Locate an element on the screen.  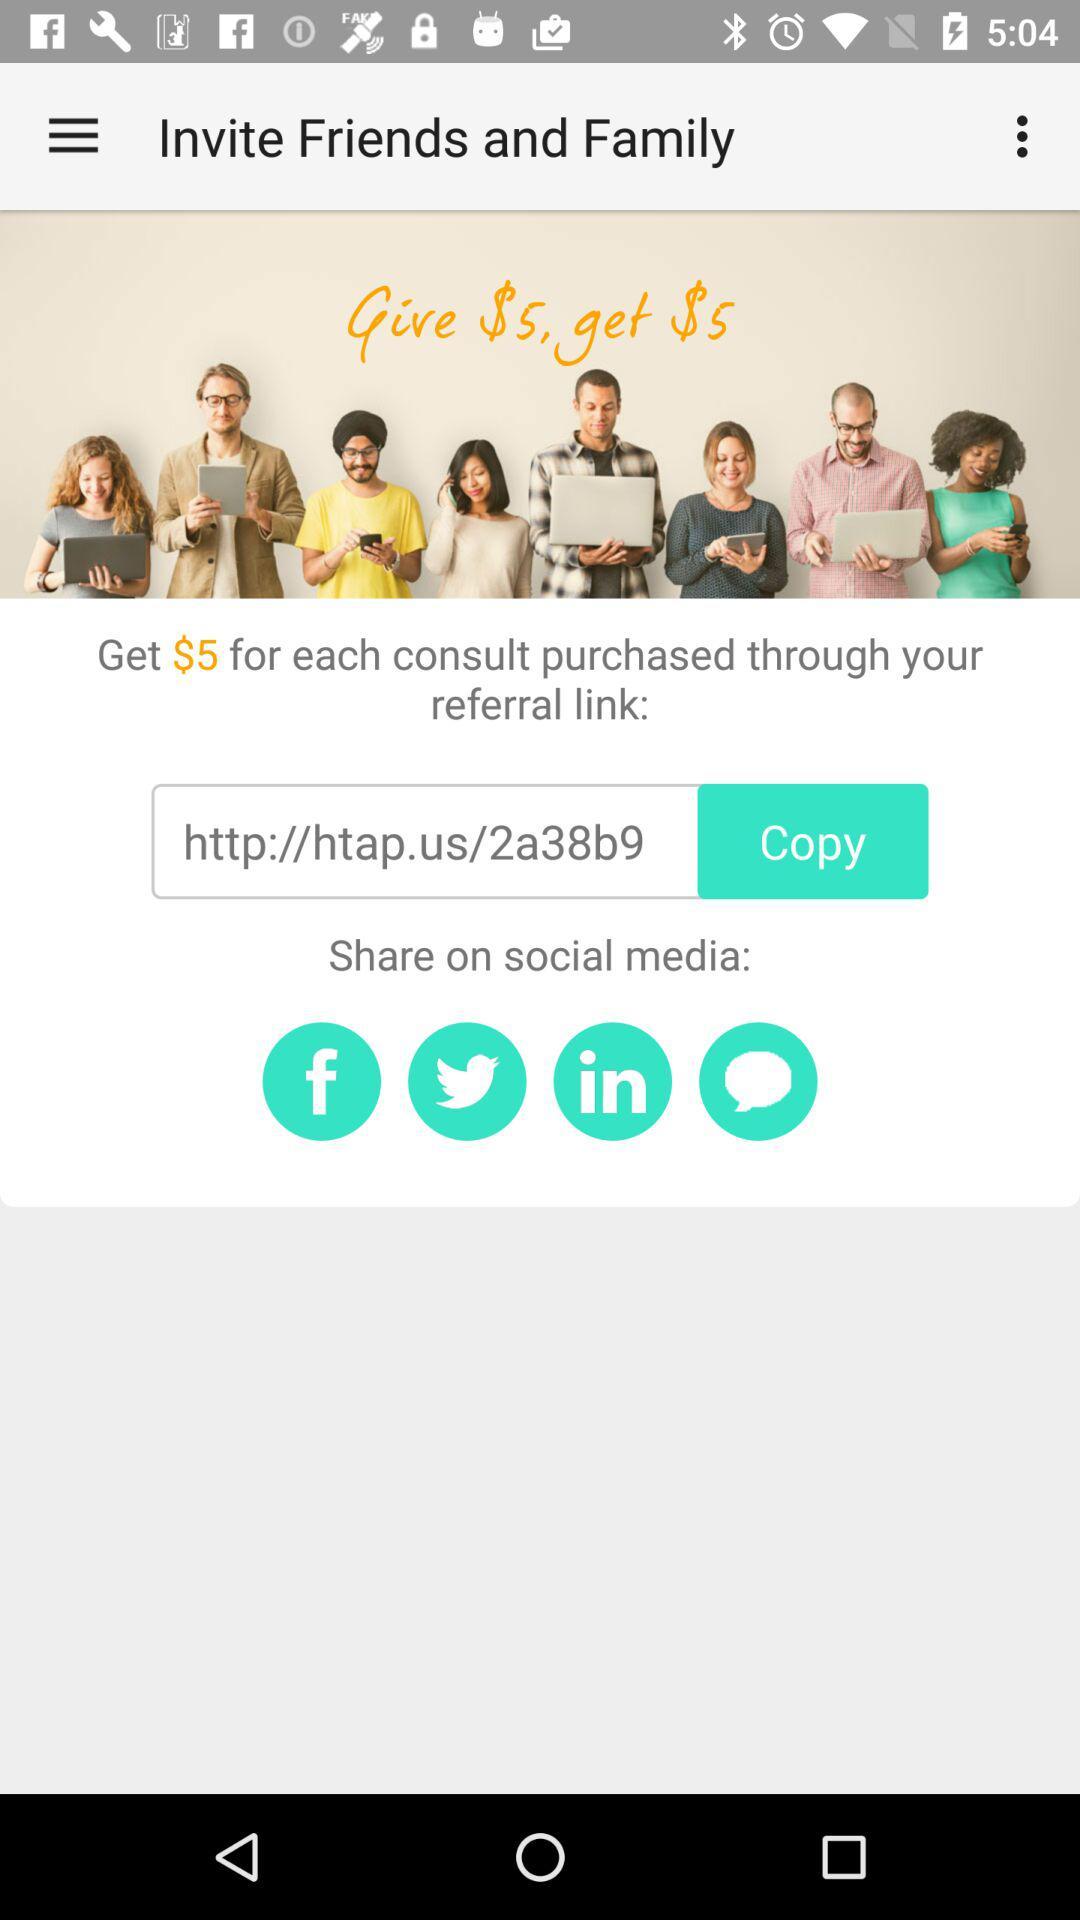
open a dialog box is located at coordinates (758, 1080).